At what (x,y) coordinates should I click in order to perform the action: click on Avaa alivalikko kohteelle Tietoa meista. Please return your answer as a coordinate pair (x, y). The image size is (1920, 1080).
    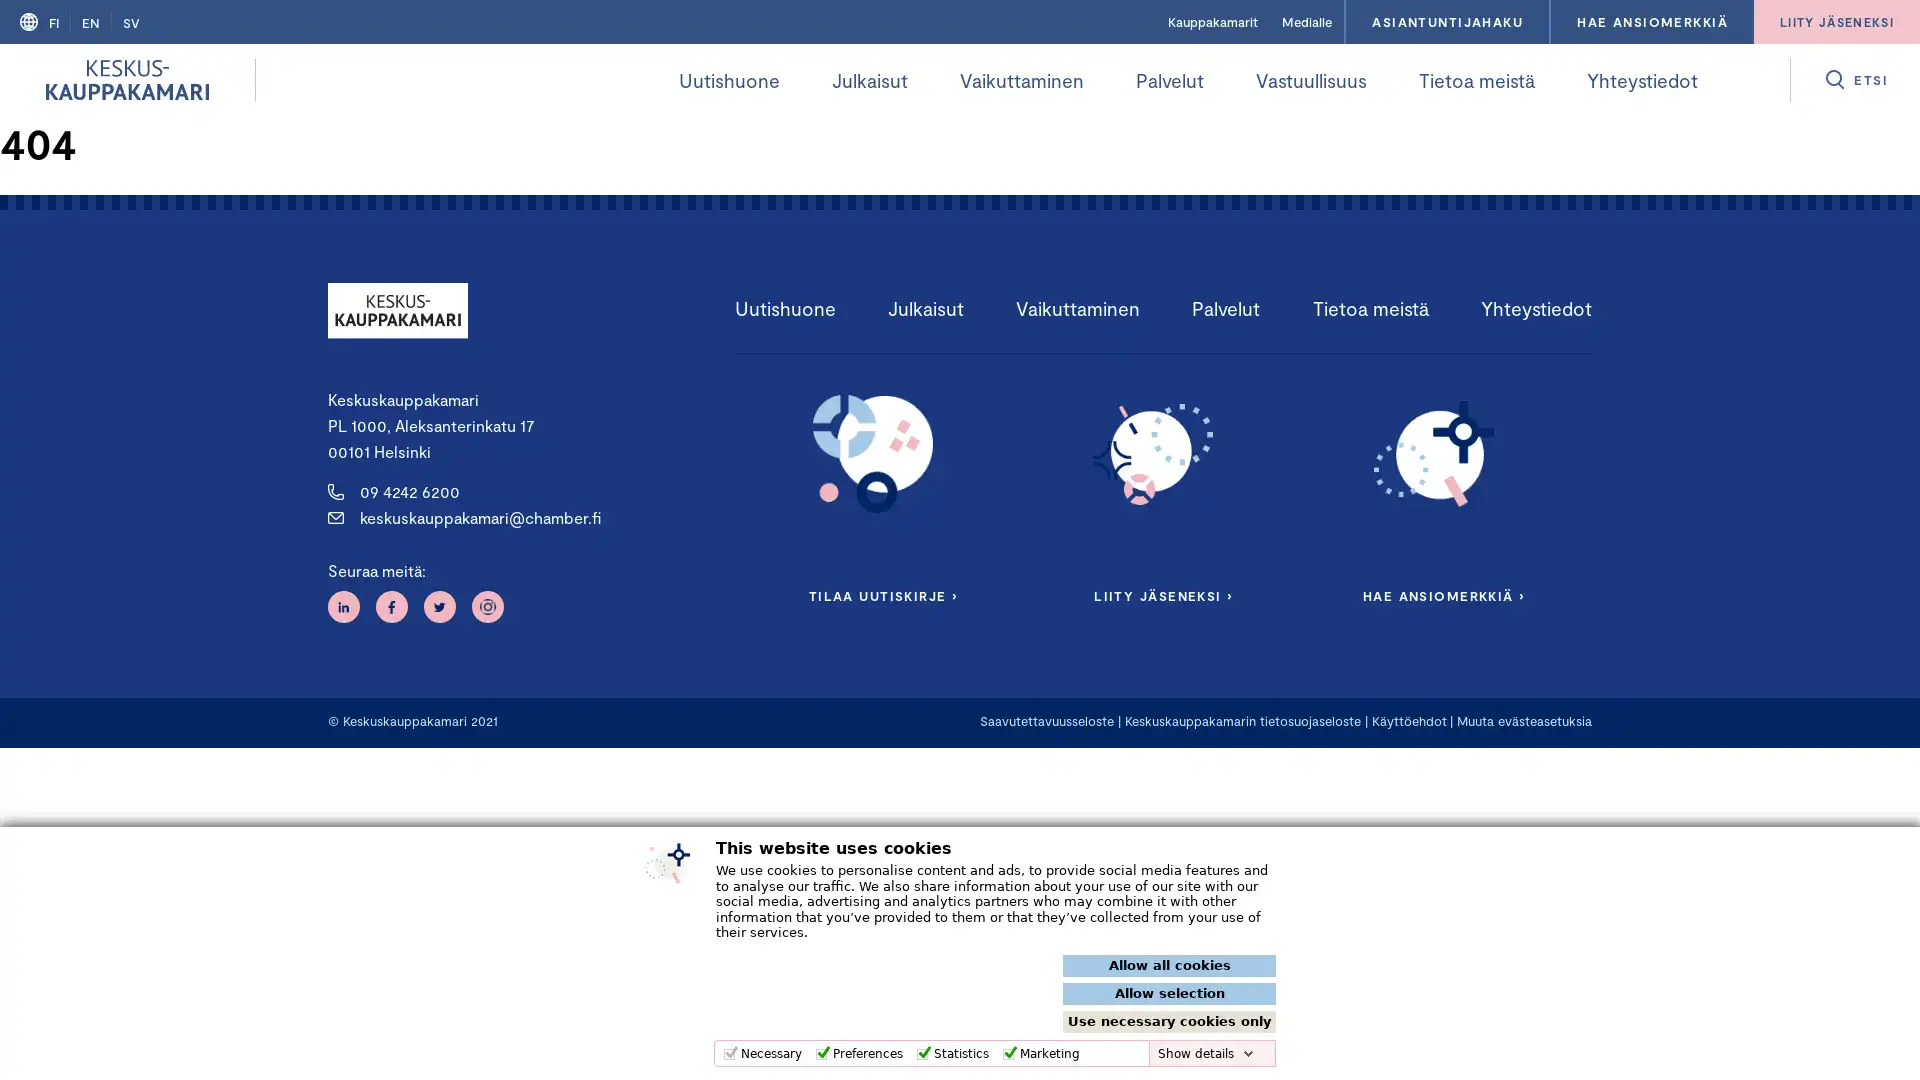
    Looking at the image, I should click on (1552, 96).